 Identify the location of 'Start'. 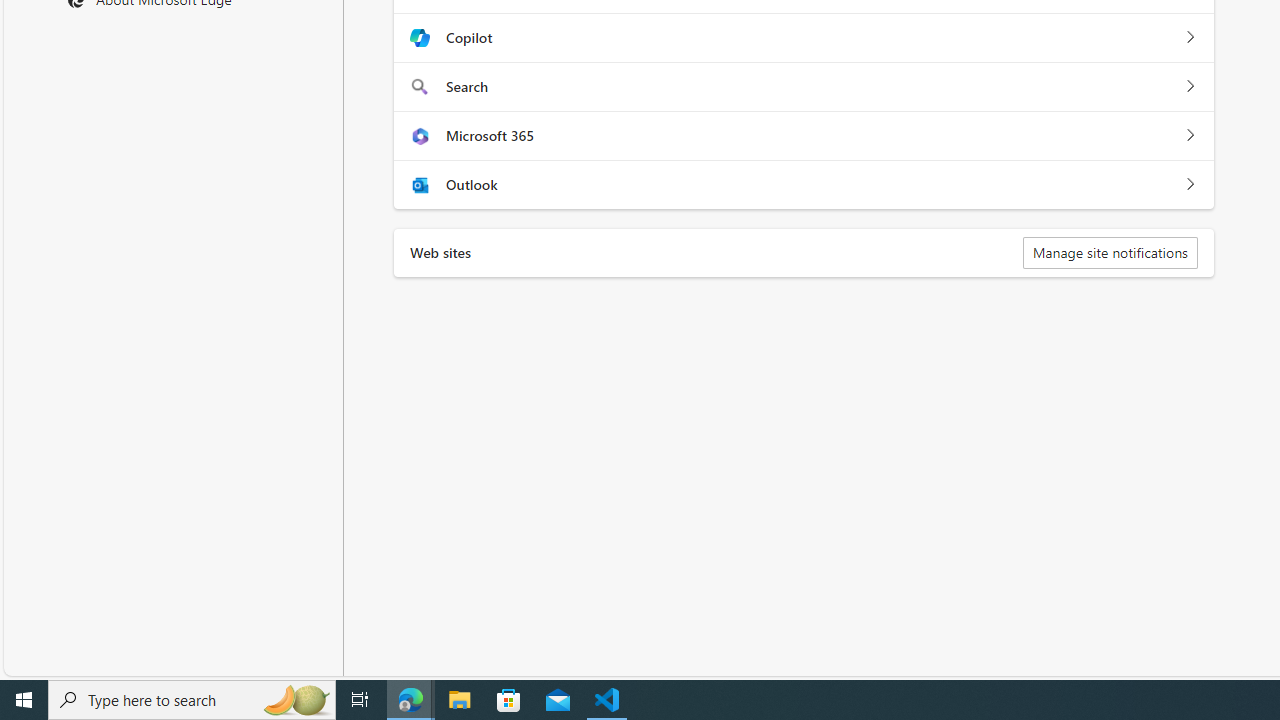
(24, 698).